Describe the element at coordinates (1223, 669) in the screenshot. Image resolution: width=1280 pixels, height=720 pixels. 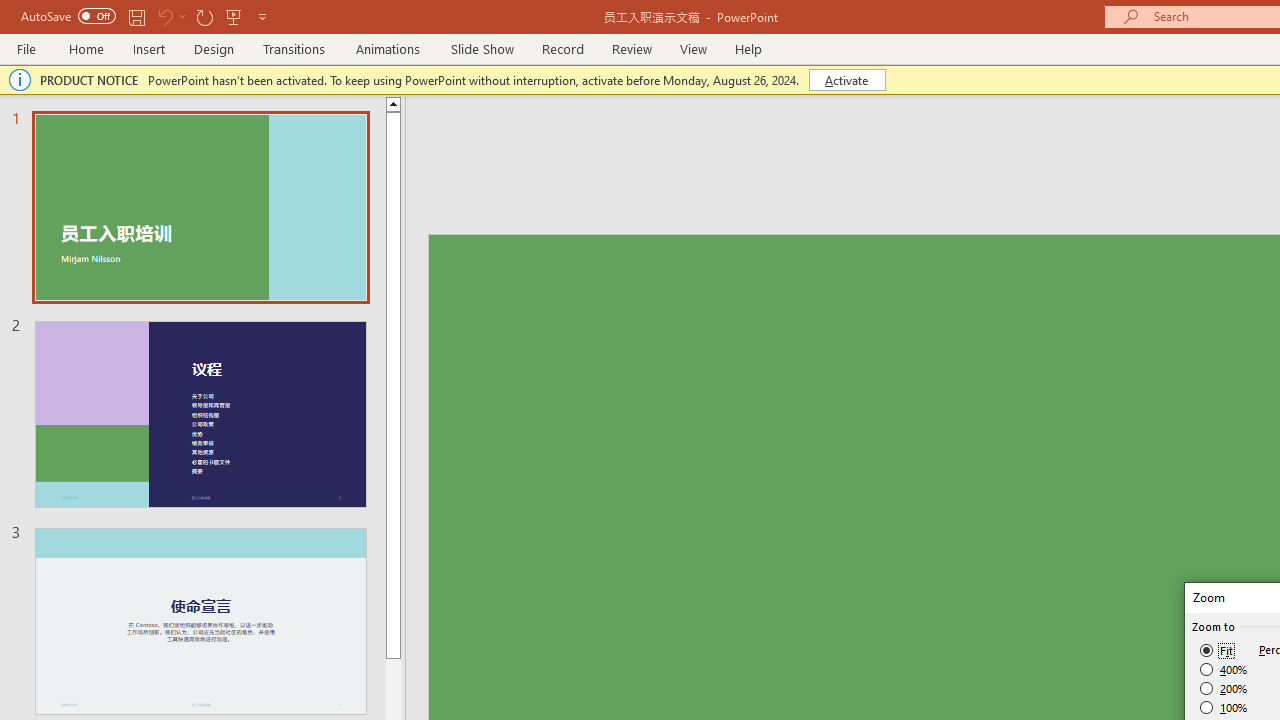
I see `'400%'` at that location.